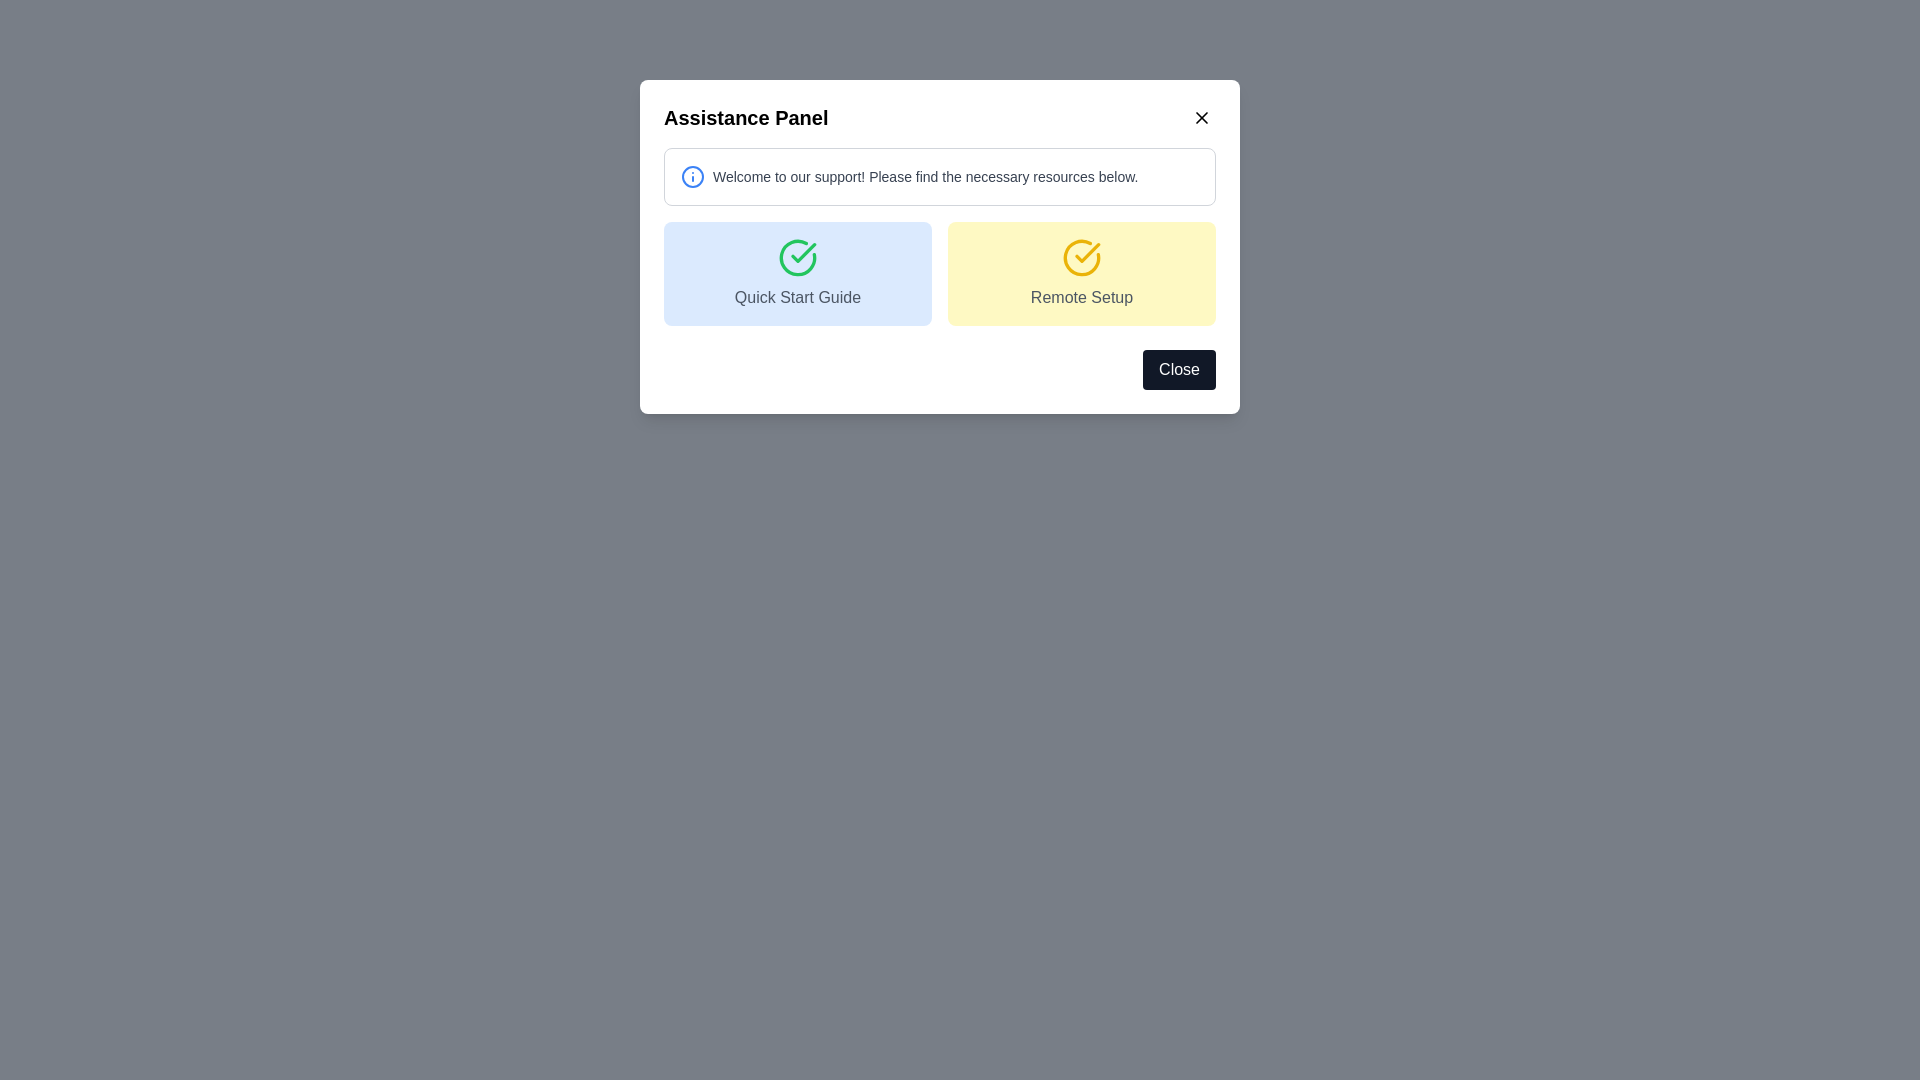  Describe the element at coordinates (745, 118) in the screenshot. I see `the bold and prominently styled heading 'Assistance Panel' located at the top of the modal dialog's header bar` at that location.